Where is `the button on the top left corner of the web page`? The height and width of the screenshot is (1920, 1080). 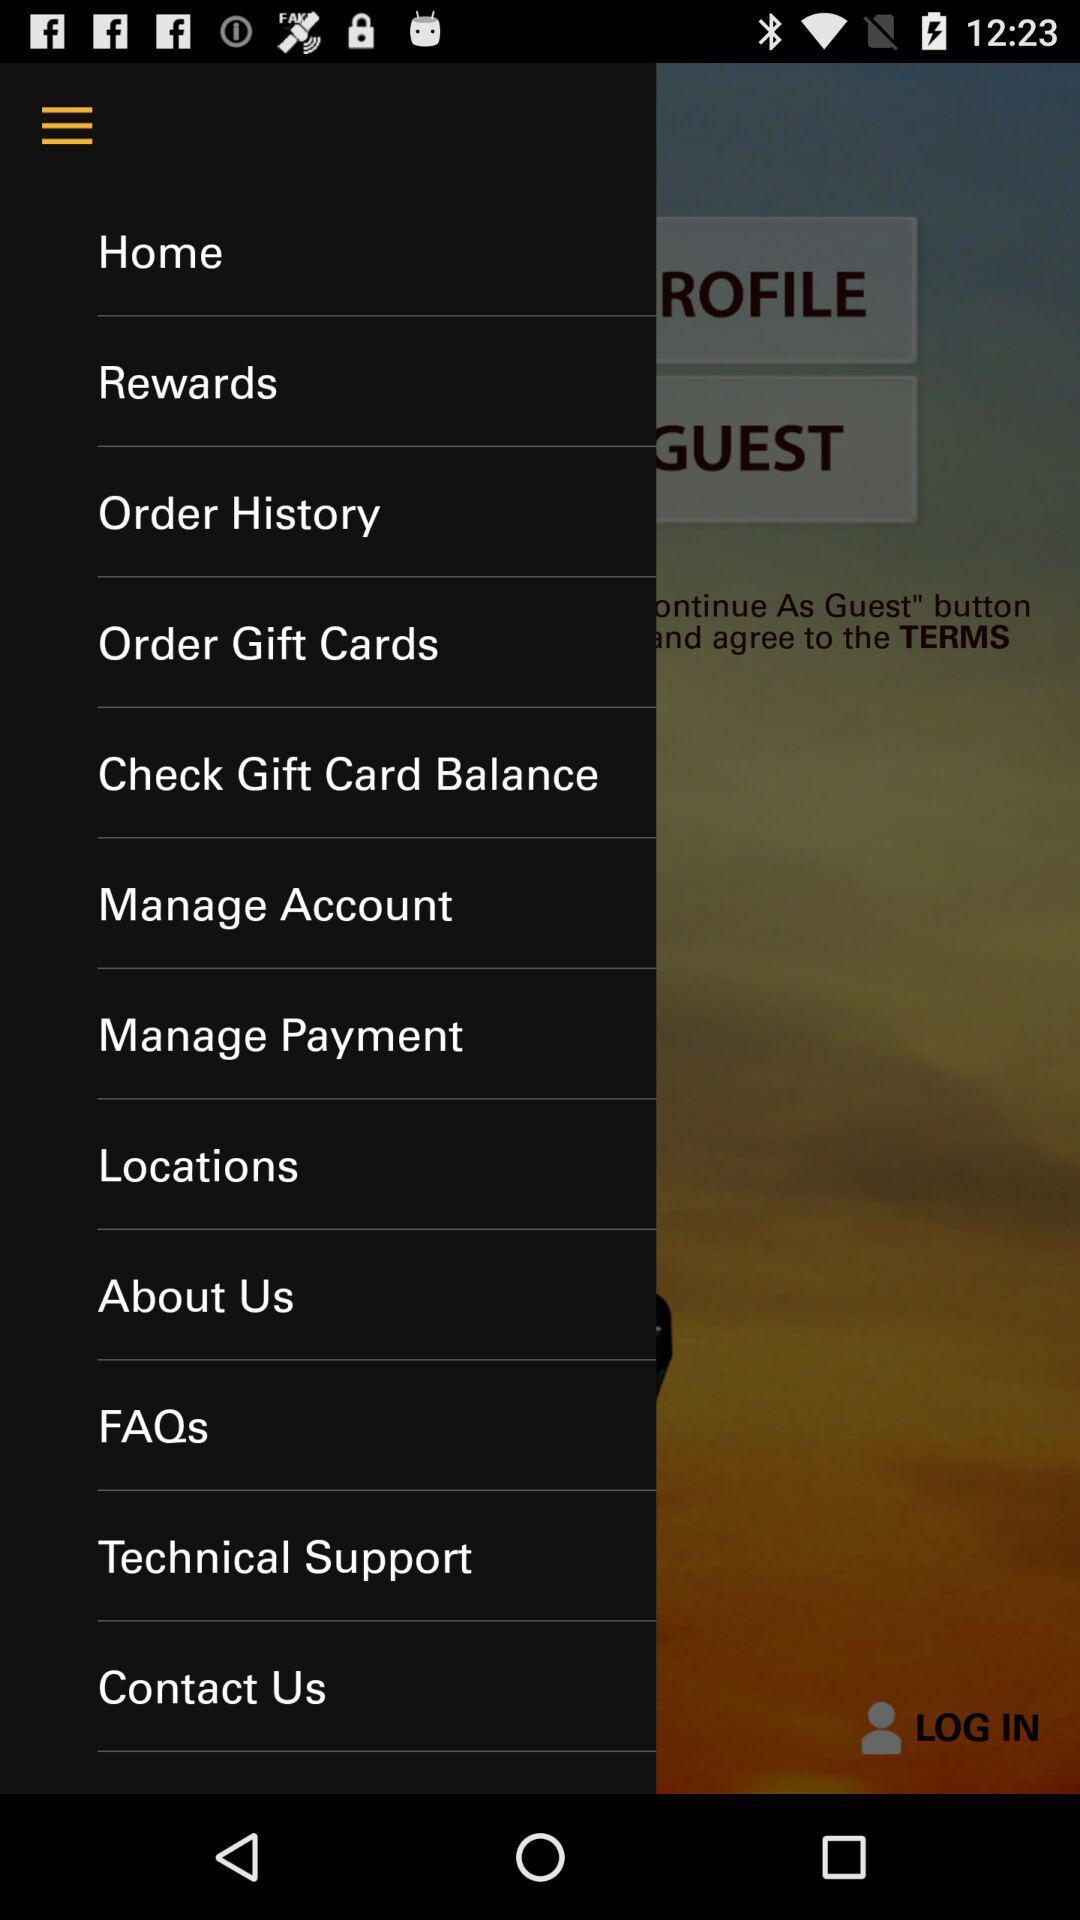 the button on the top left corner of the web page is located at coordinates (65, 124).